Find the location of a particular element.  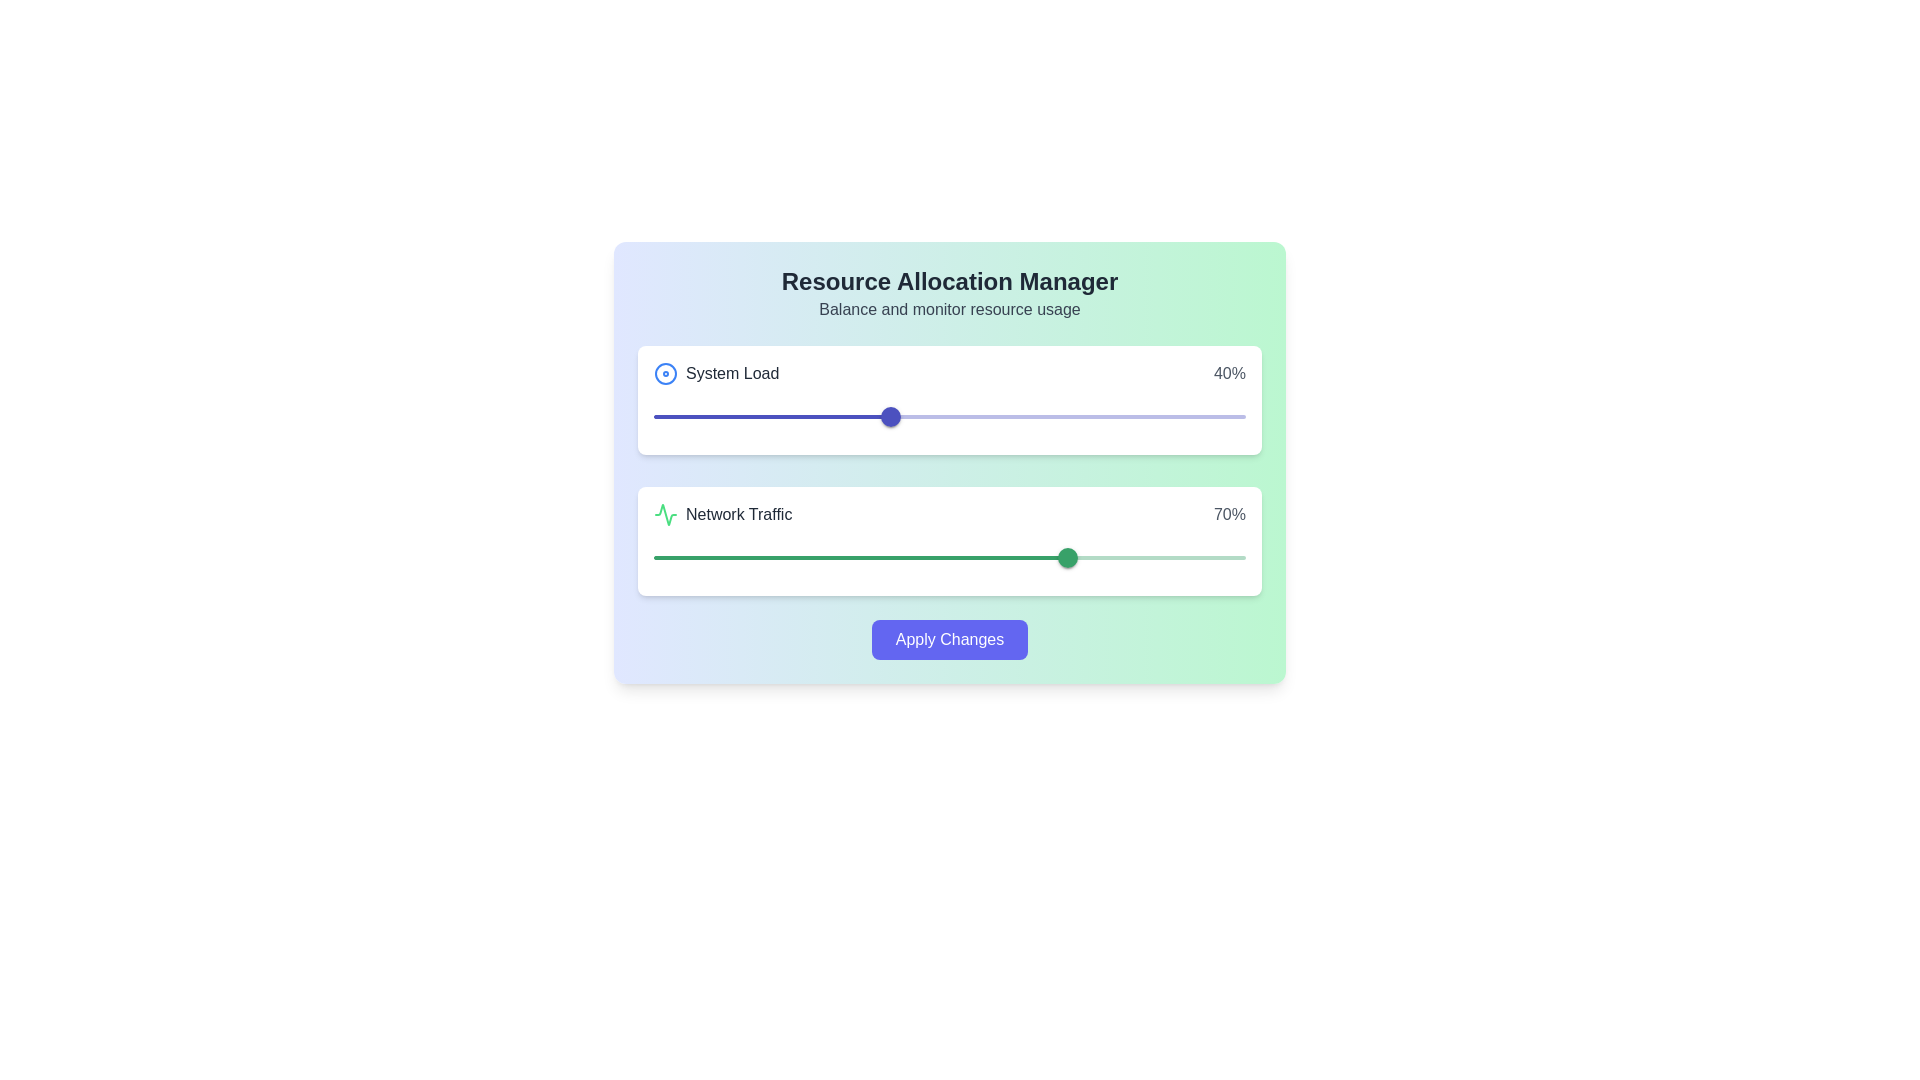

the static text element that displays the percentage value indicating the current system load, positioned to the right of the 'System Load' label and icon is located at coordinates (1228, 374).